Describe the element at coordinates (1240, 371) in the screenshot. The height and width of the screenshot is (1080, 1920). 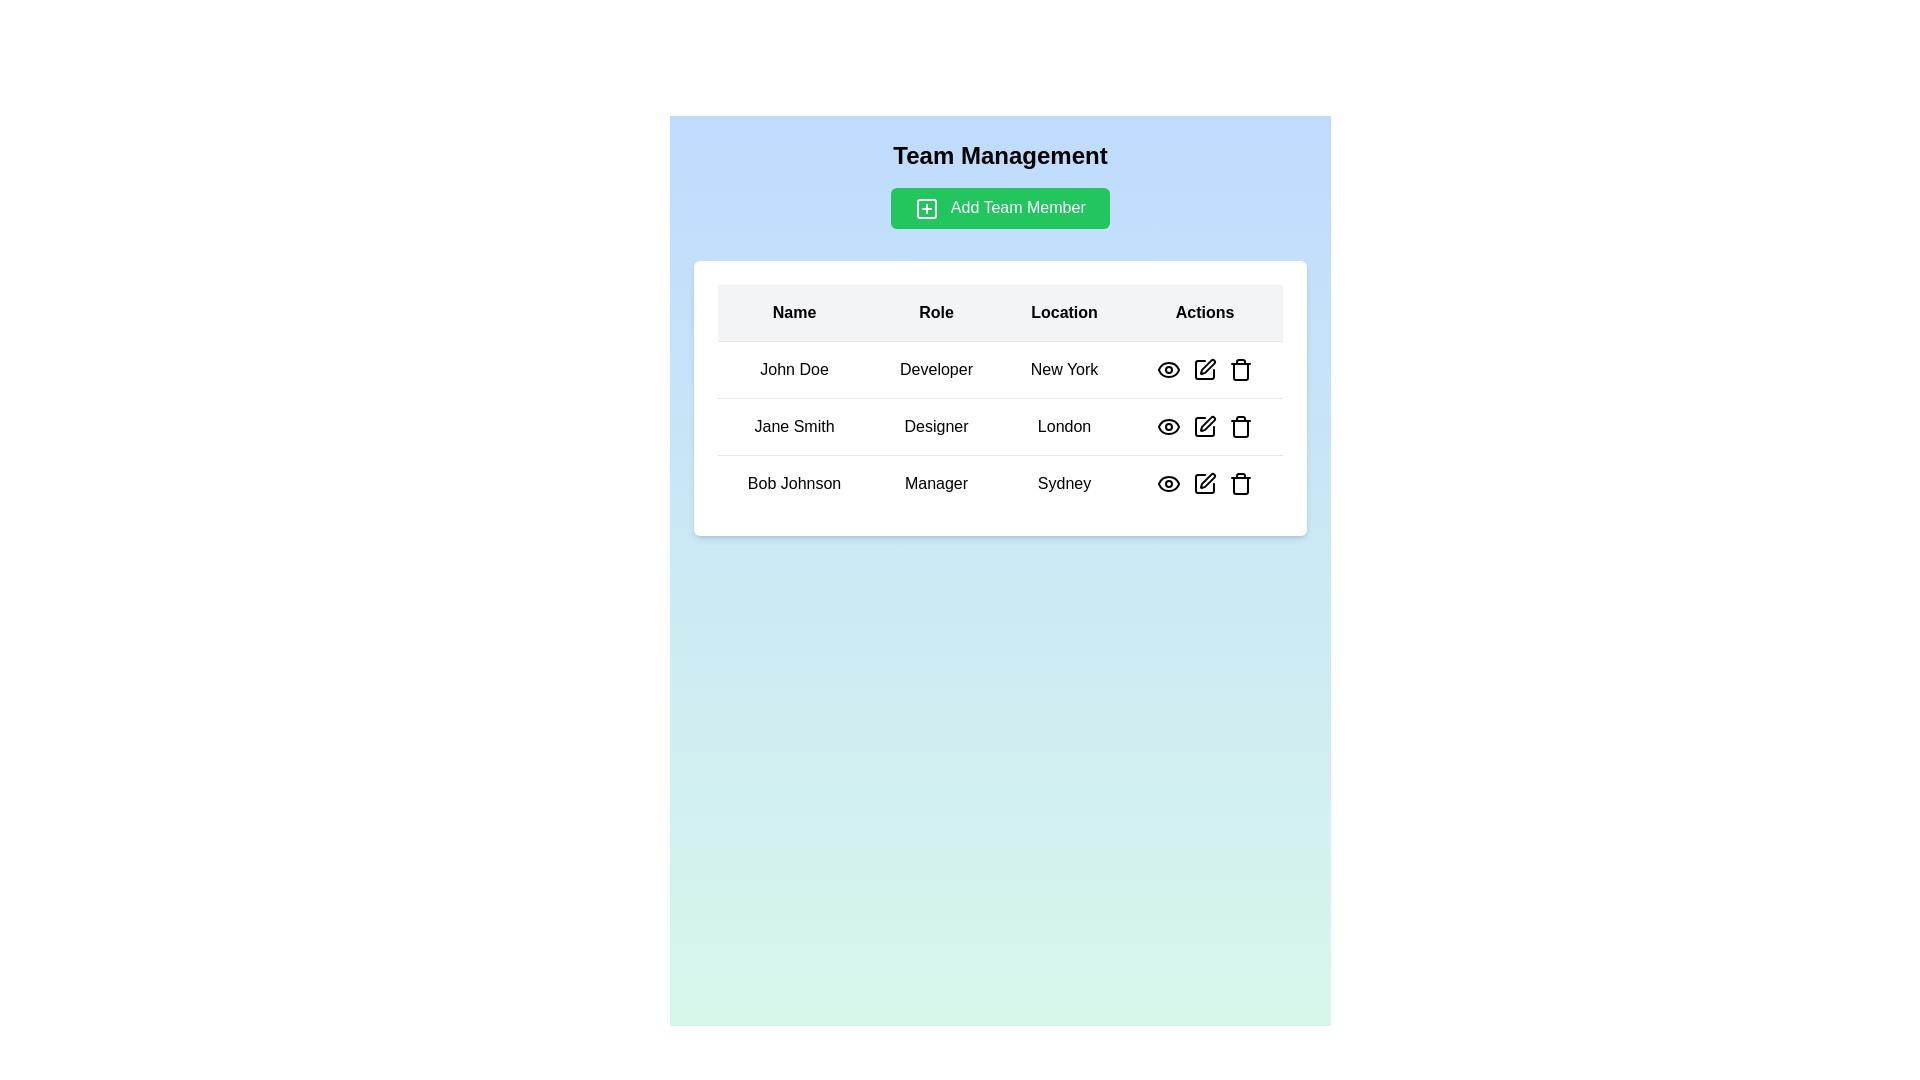
I see `the delete action icon for the user entry 'John Doe' in the 'Actions' column` at that location.